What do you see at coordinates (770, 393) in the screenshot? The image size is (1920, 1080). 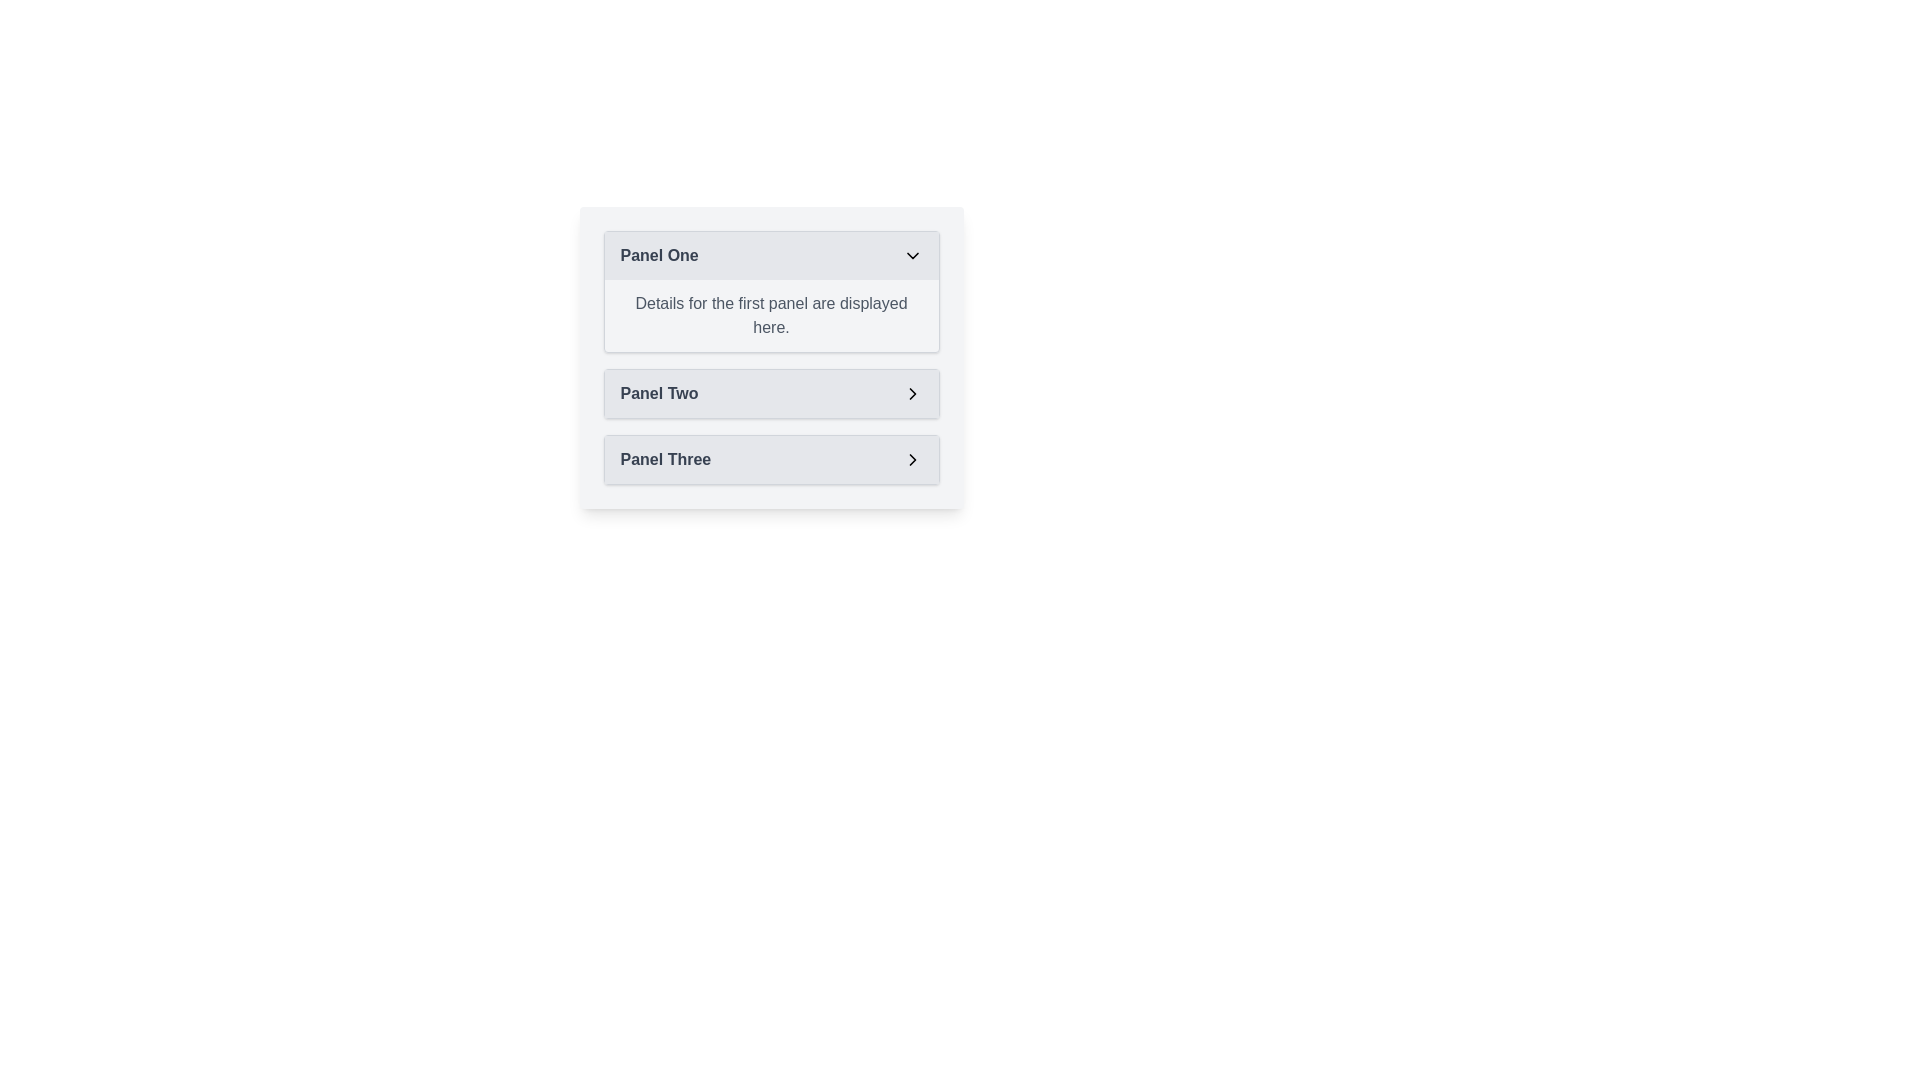 I see `the button-like interface element that serves as a panel selector for 'Panel Two' and focus on it using keyboard navigation` at bounding box center [770, 393].